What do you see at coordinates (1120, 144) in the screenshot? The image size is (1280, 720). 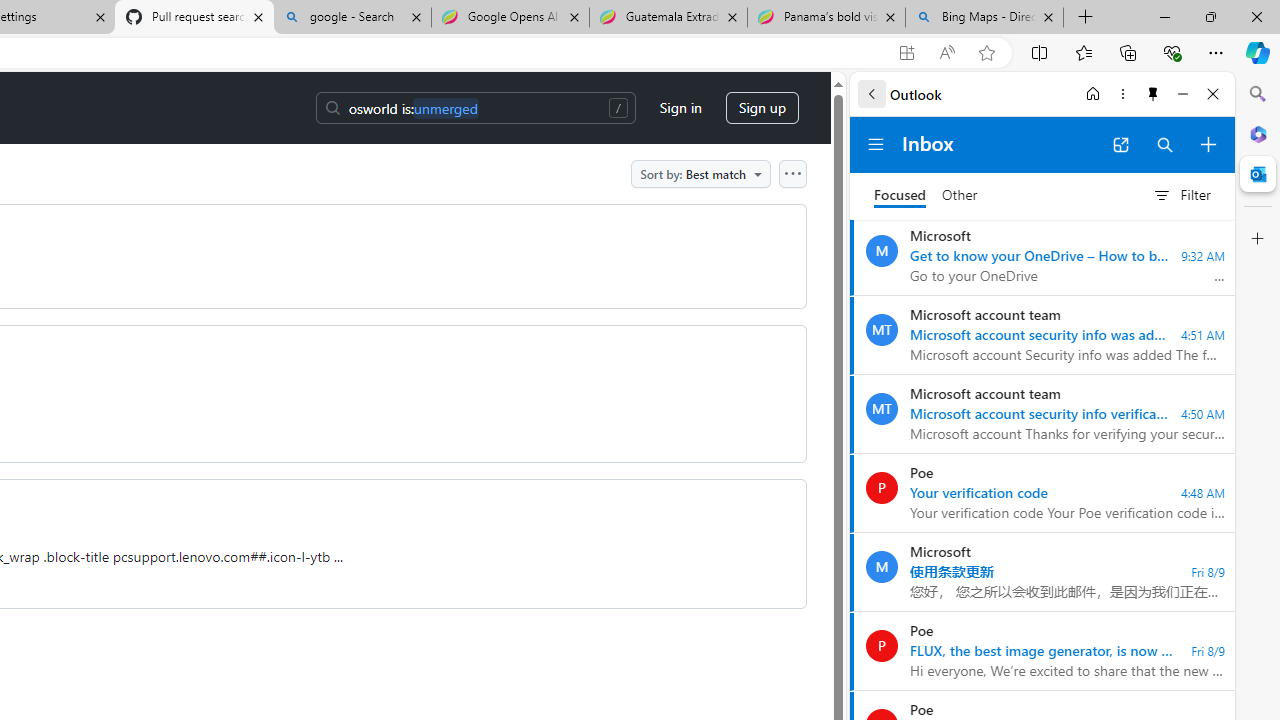 I see `'Open in new tab'` at bounding box center [1120, 144].